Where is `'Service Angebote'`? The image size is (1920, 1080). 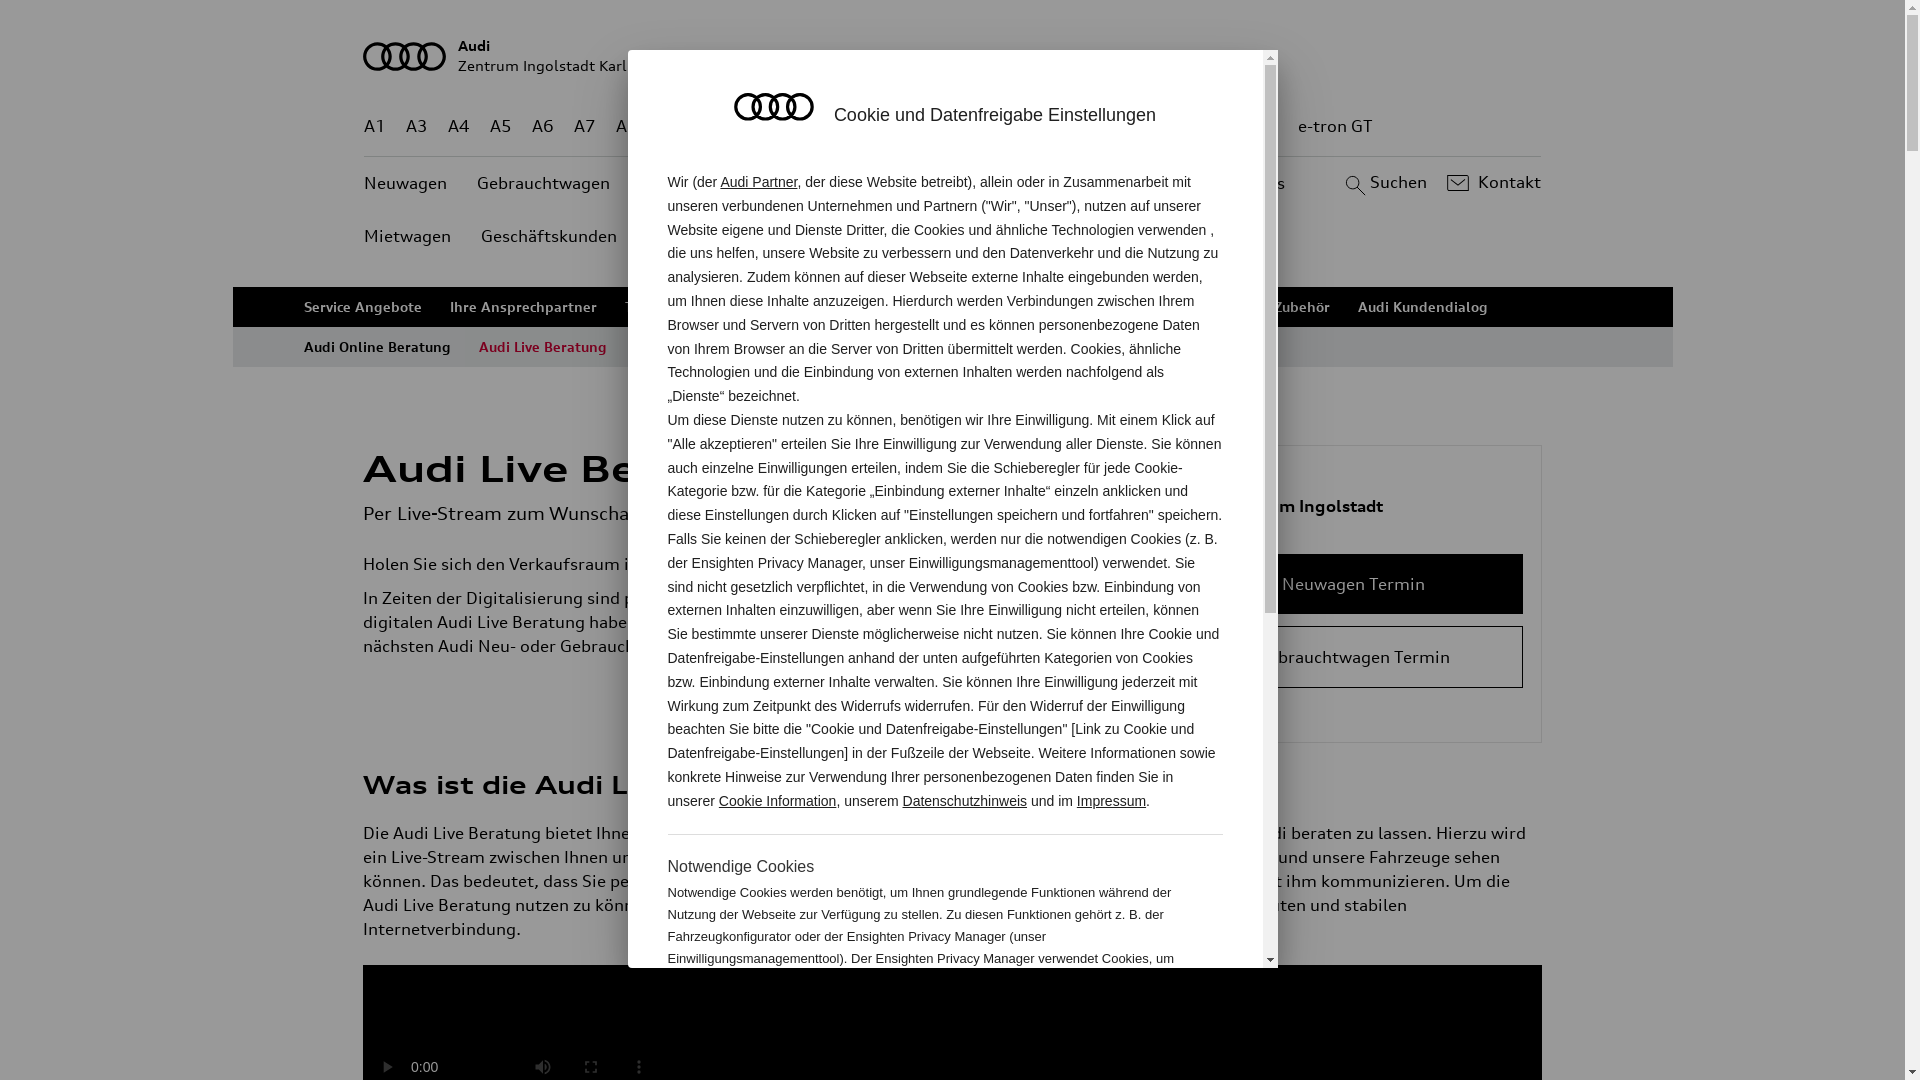
'Service Angebote' is located at coordinates (288, 307).